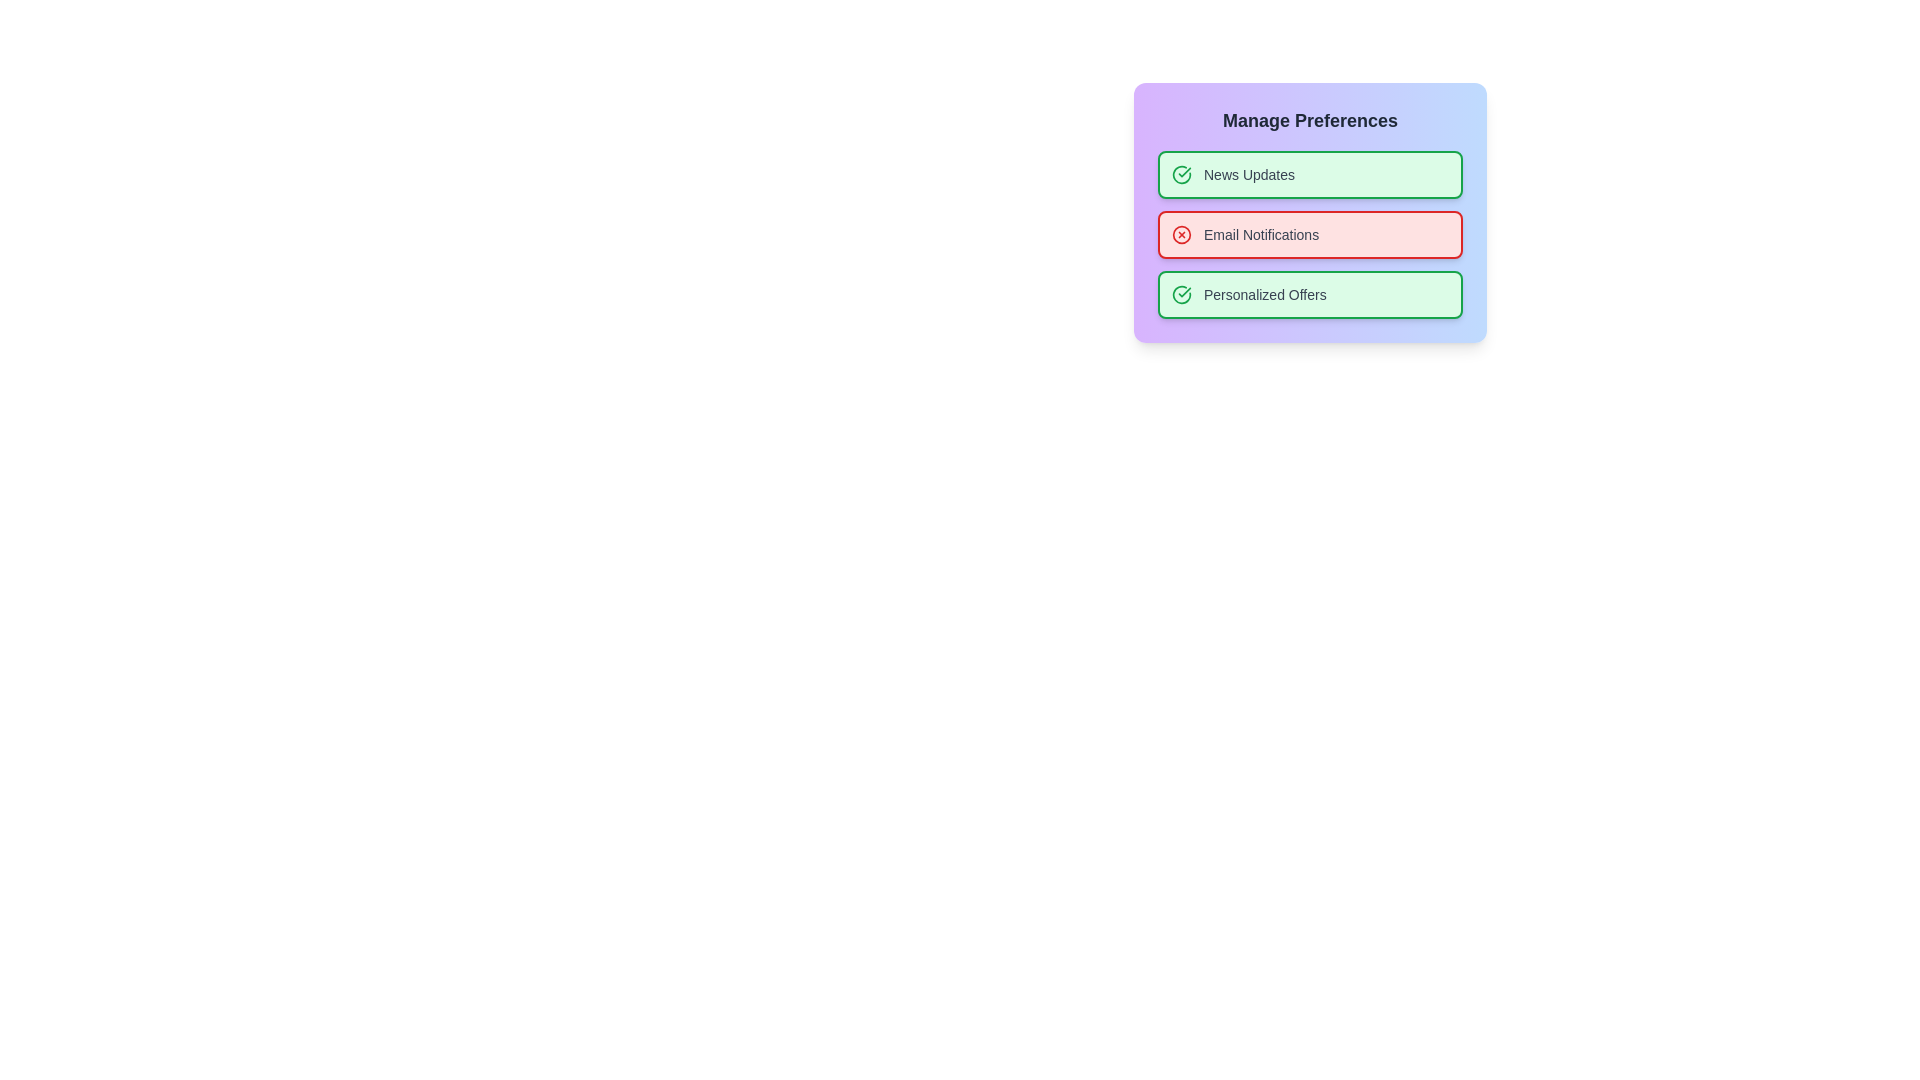 This screenshot has height=1080, width=1920. Describe the element at coordinates (1310, 294) in the screenshot. I see `the preference item Personalized Offers to toggle its state` at that location.